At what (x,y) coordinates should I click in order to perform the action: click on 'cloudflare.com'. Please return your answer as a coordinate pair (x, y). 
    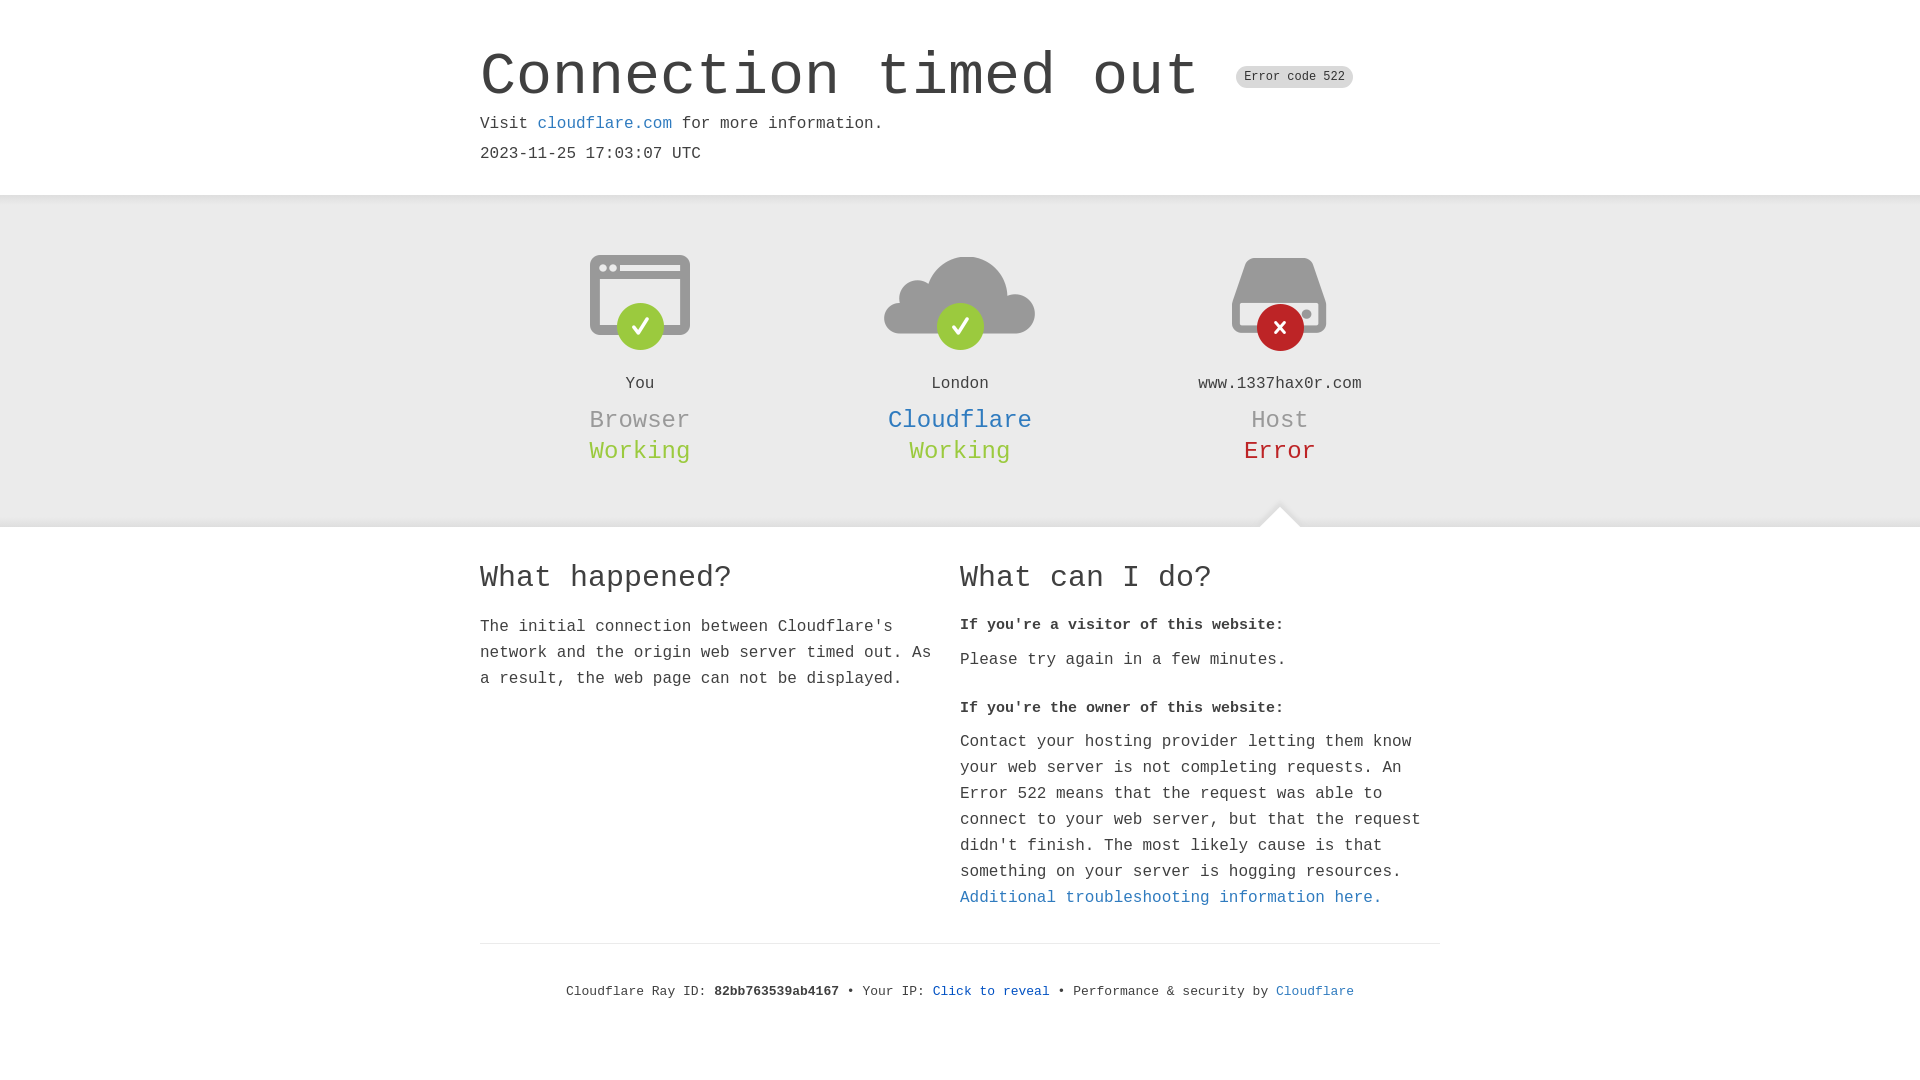
    Looking at the image, I should click on (603, 123).